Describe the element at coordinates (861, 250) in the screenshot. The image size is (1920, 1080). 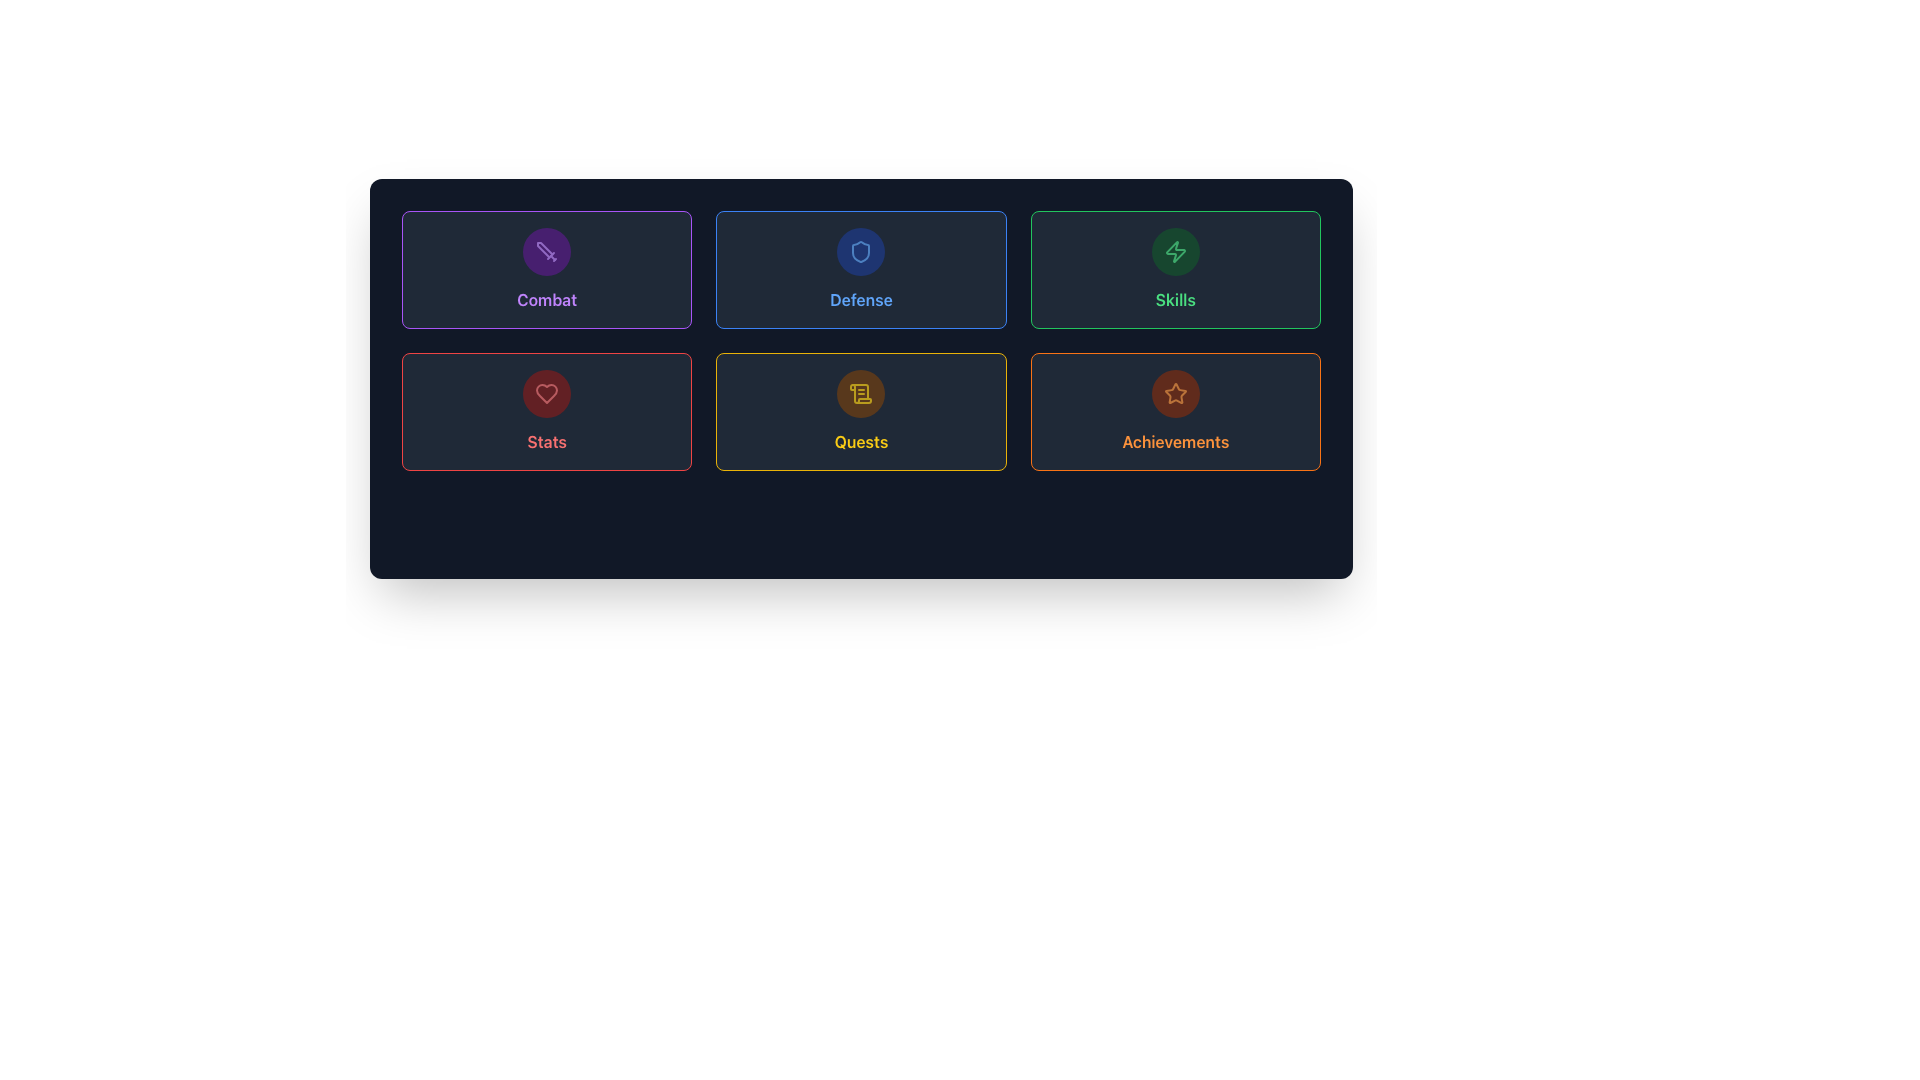
I see `the non-interactive Defense icon located in the second column of the first row within the grid layout` at that location.